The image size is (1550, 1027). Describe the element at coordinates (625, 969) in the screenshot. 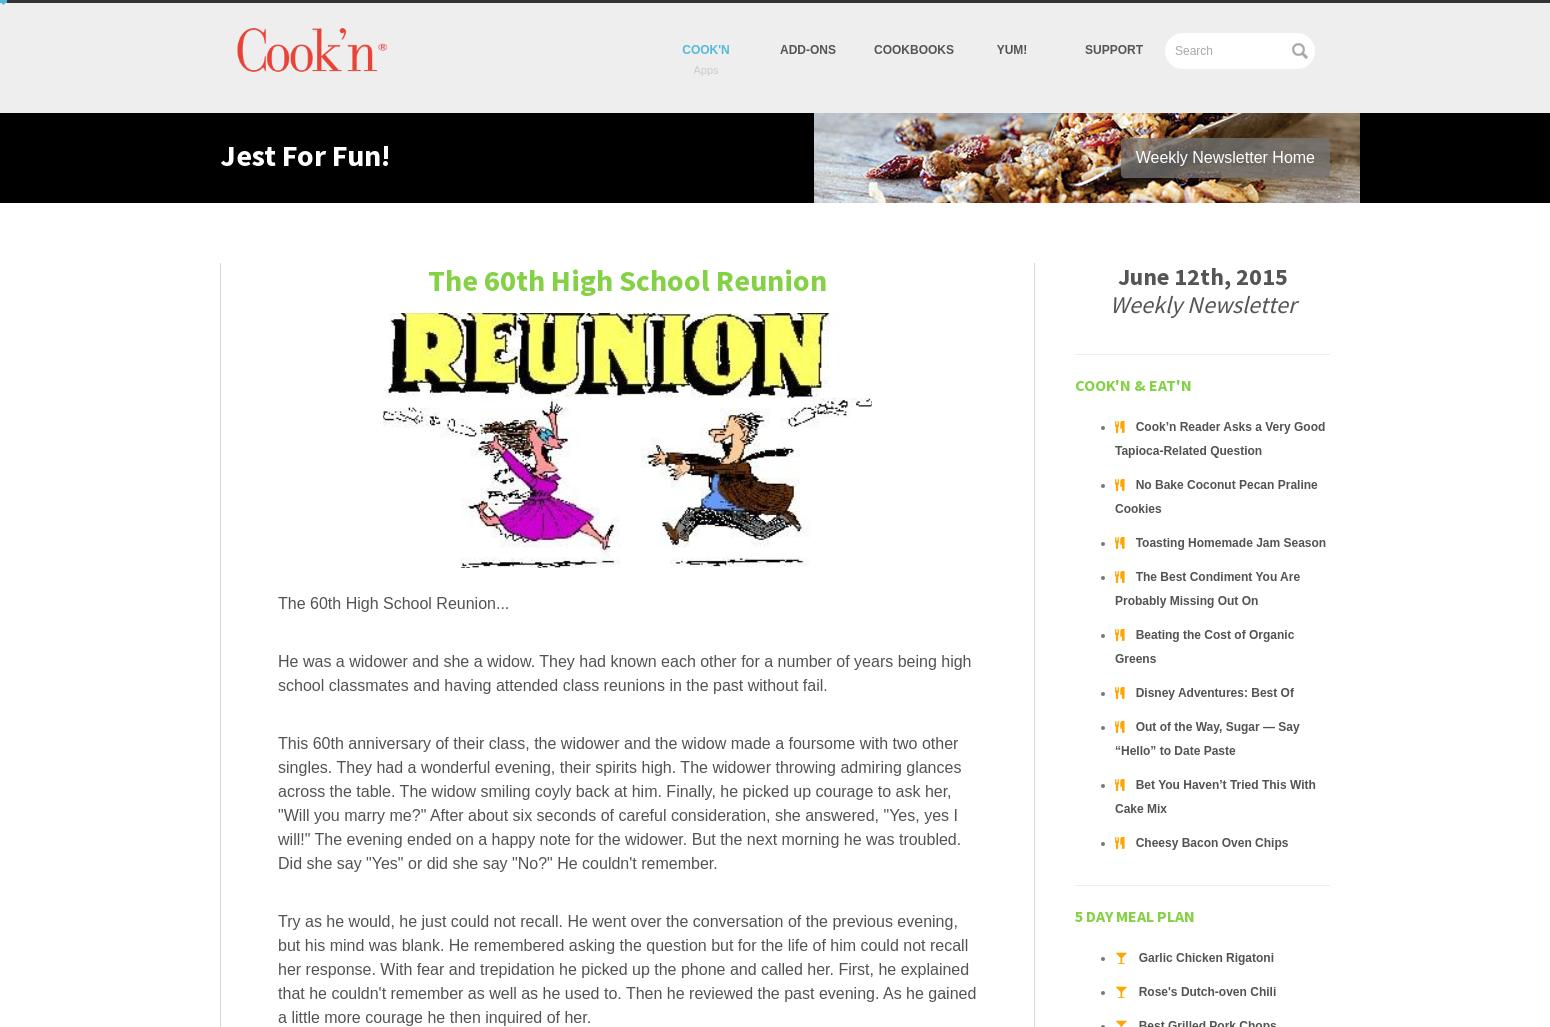

I see `'Try as he would, he just could not recall. He went over the conversation of the previous evening, but his mind was blank. He remembered asking the question
    but for the life of him could not recall her response. With fear and trepidation he picked up the phone and called her. First, he explained that he
    couldn't remember as well as he used to. Then he reviewed the past evening. As he gained a little more courage he then inquired of her.'` at that location.